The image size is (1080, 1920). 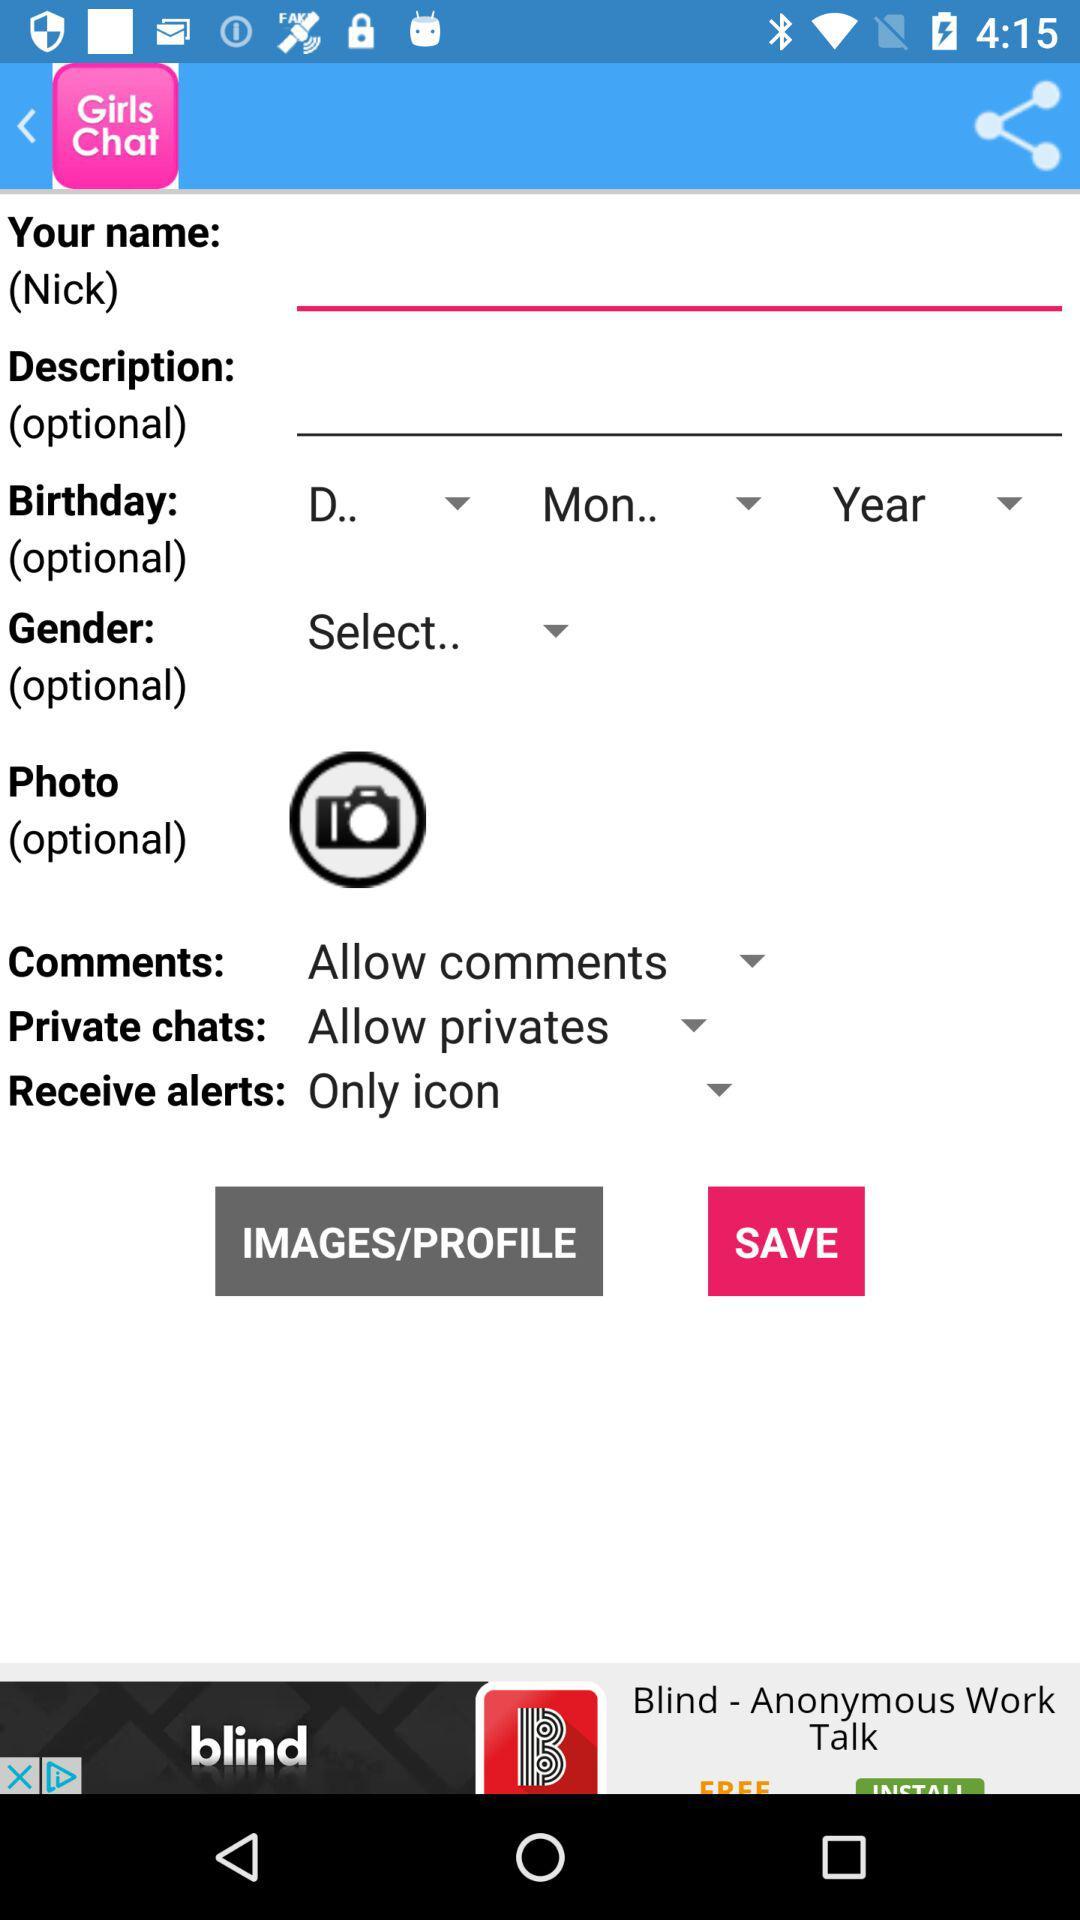 What do you see at coordinates (678, 393) in the screenshot?
I see `description` at bounding box center [678, 393].